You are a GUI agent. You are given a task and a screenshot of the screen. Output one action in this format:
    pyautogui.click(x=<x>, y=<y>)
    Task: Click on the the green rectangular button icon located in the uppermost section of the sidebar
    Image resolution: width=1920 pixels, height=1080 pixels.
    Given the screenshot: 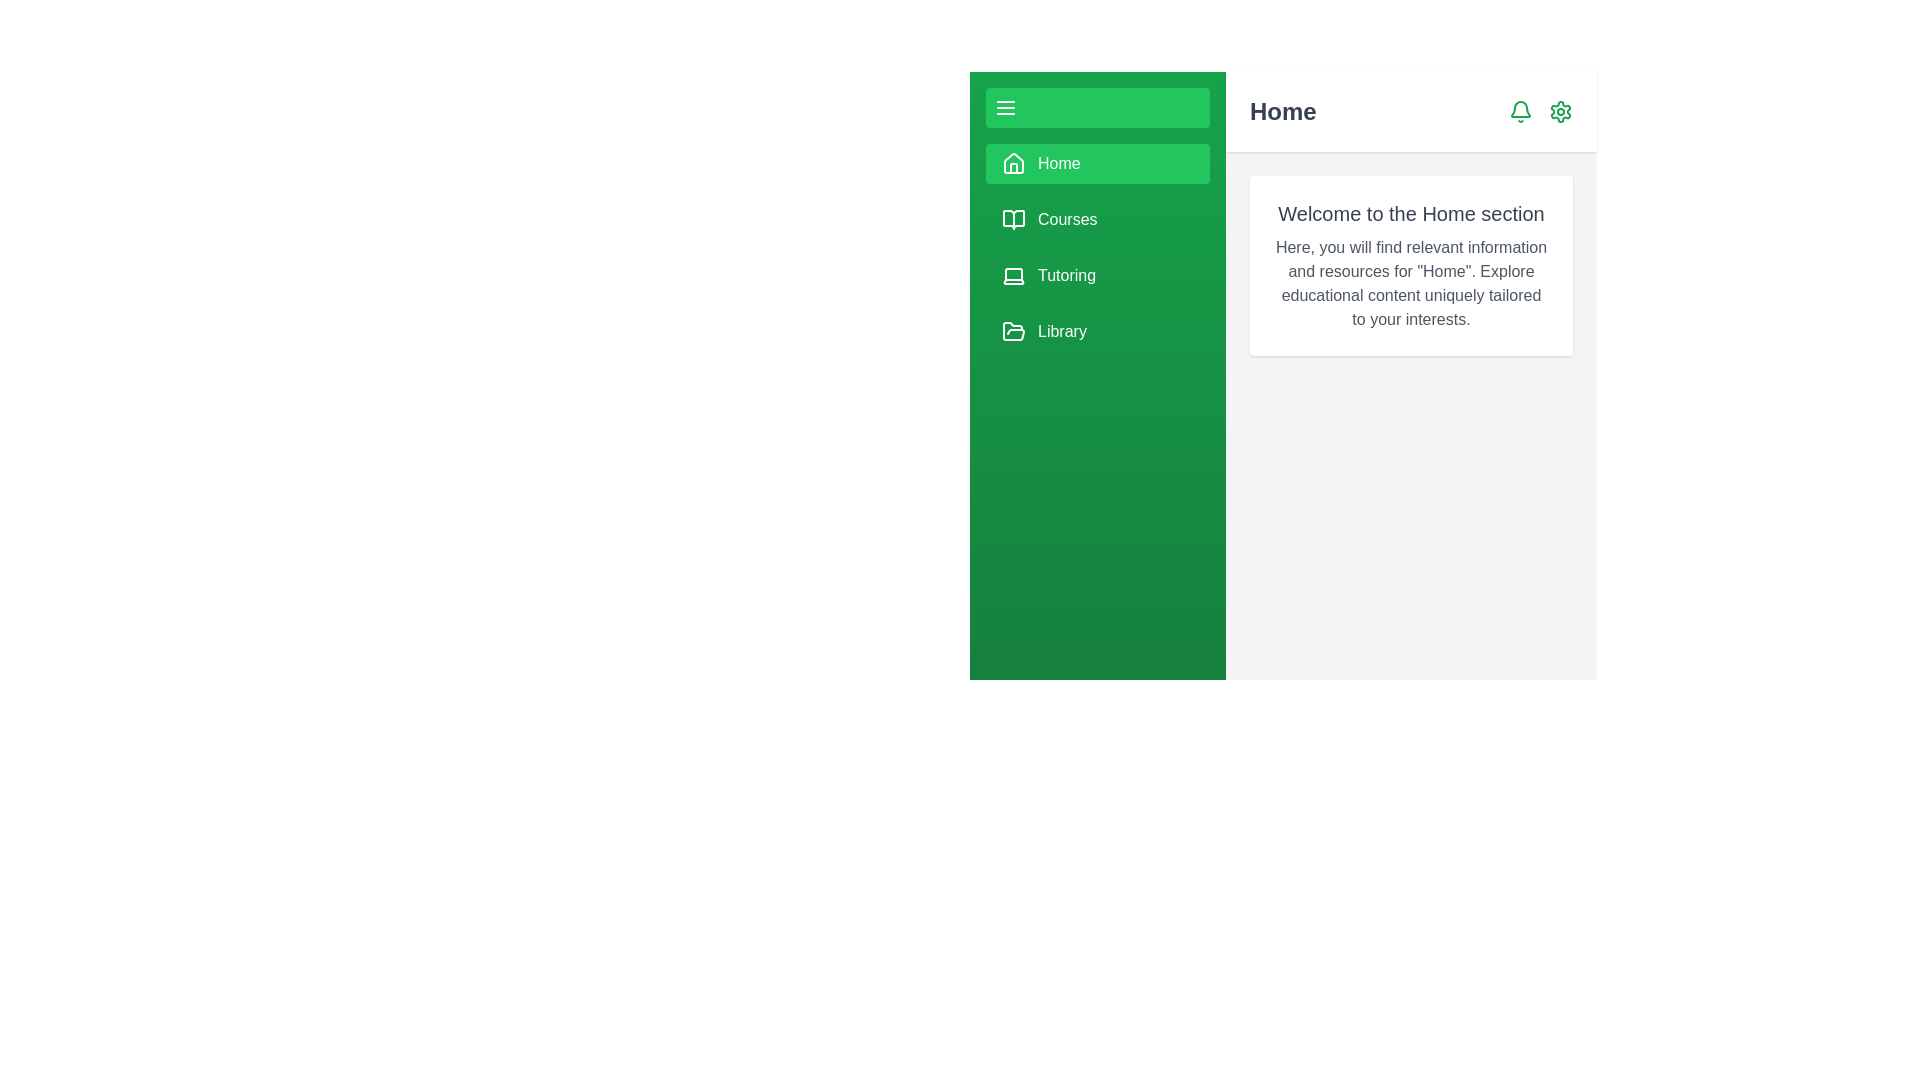 What is the action you would take?
    pyautogui.click(x=1006, y=108)
    